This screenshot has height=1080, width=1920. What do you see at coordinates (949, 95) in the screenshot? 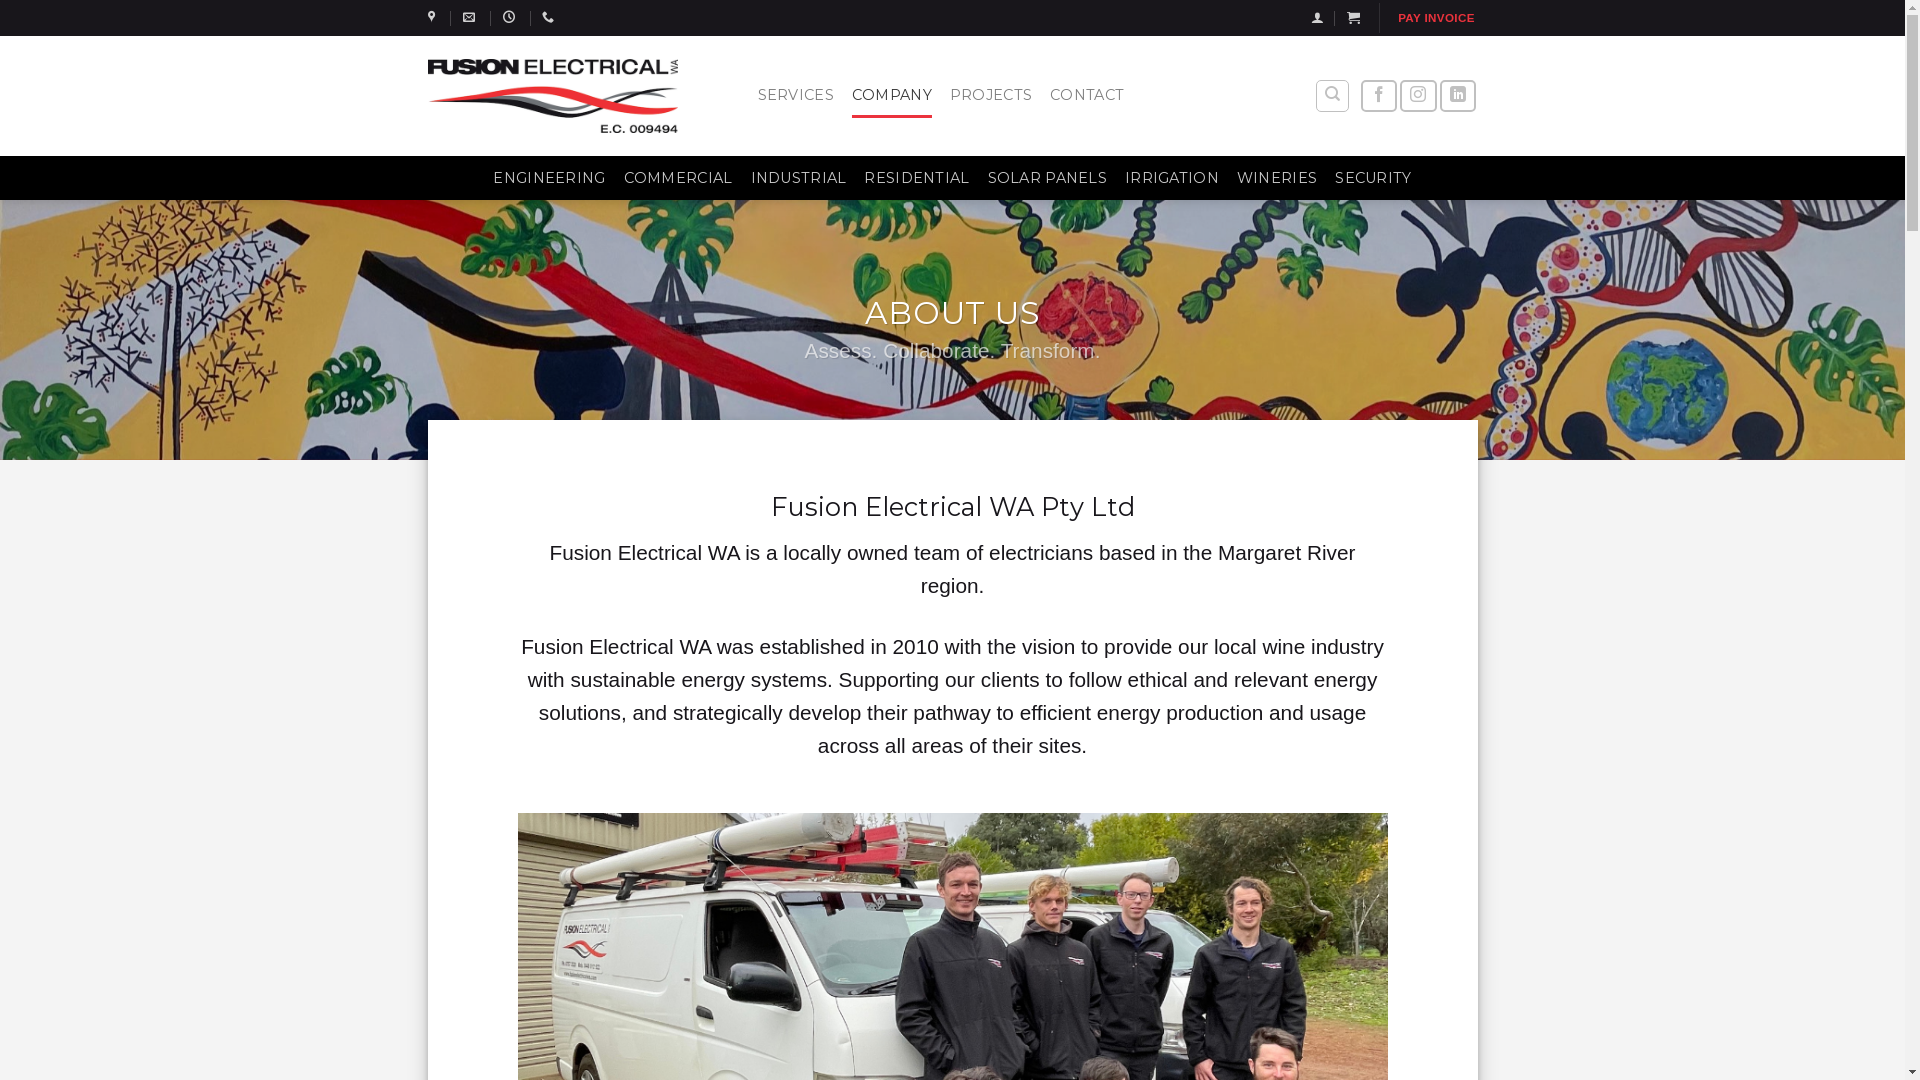
I see `'PROJECTS'` at bounding box center [949, 95].